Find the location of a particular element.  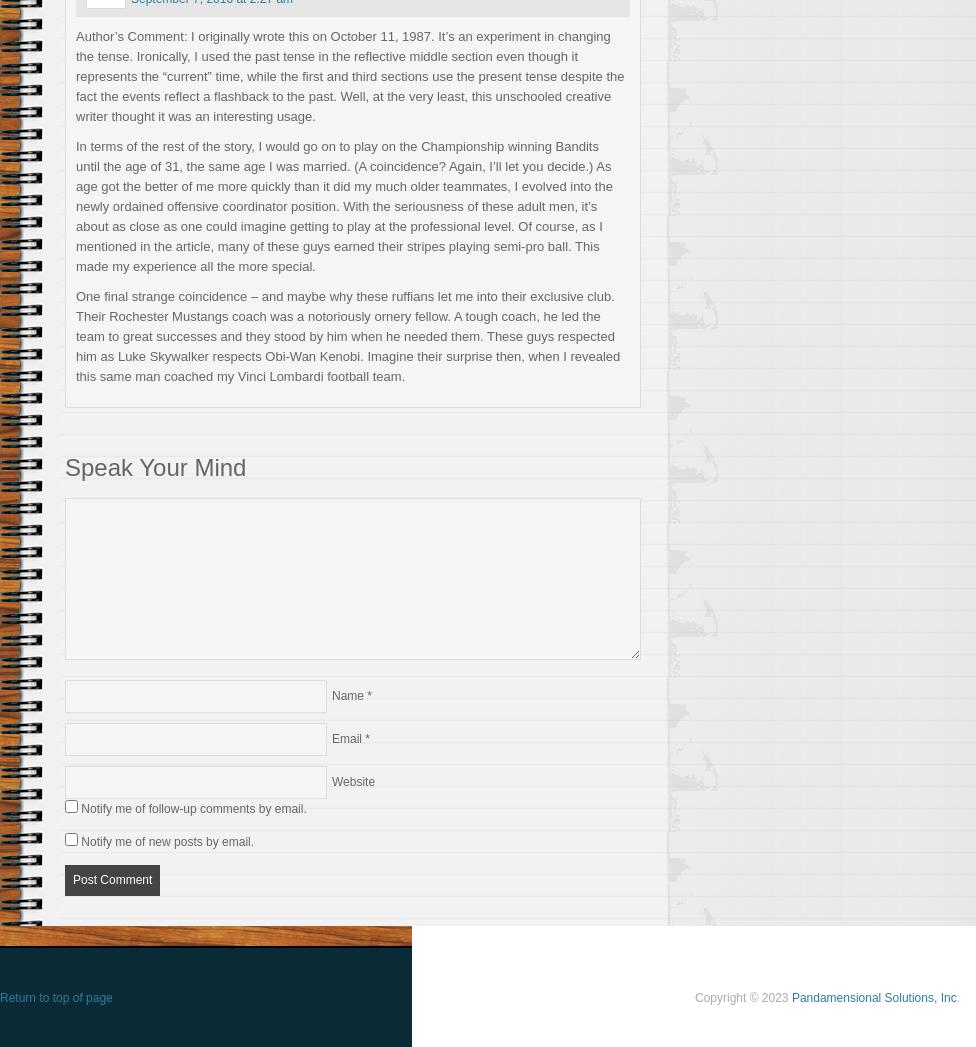

'Author’s Comment: I originally wrote this on October 11, 1987. It’s an experiment in changing the tense. Ironically, I used the past tense in the reflective middle section even though it represents the “current” time, while the first and third sections use the present tense despite the fact the events reflect a flashback to the past. Well, at the very least, this unschooled creative writer thought it was an interesting usage.' is located at coordinates (349, 75).